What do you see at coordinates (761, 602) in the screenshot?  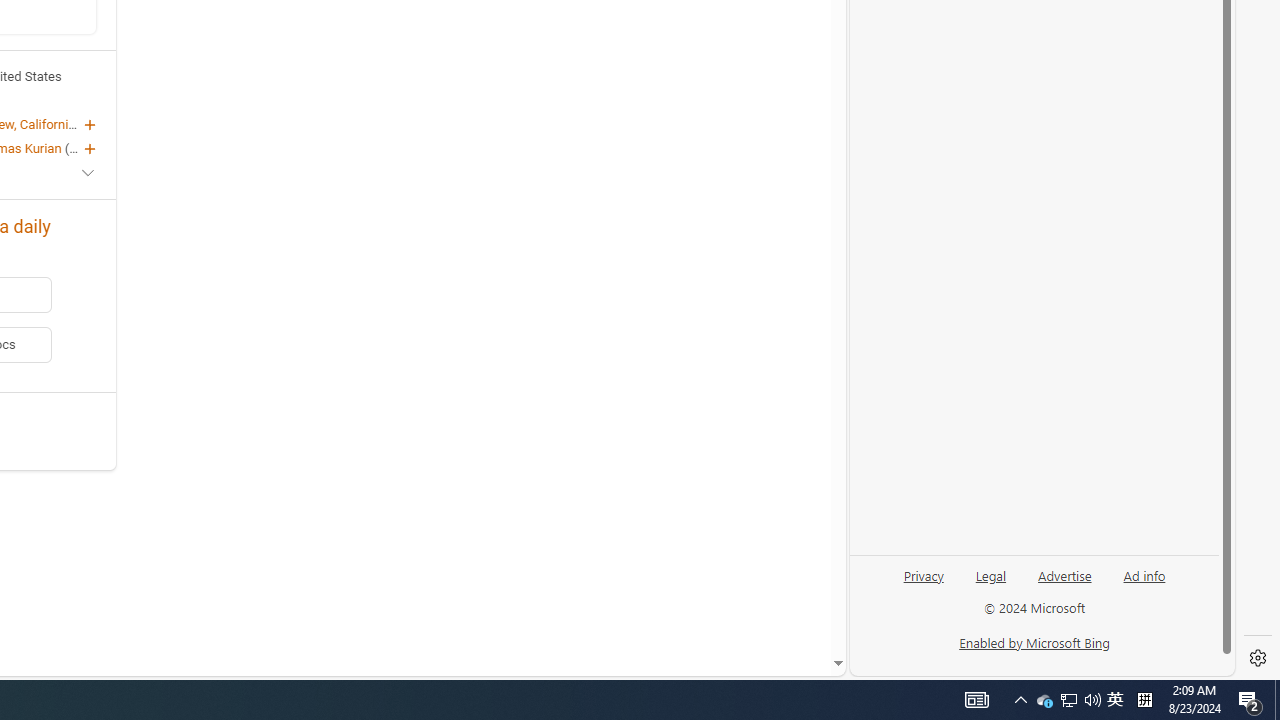 I see `'AutomationID: mfa_root'` at bounding box center [761, 602].